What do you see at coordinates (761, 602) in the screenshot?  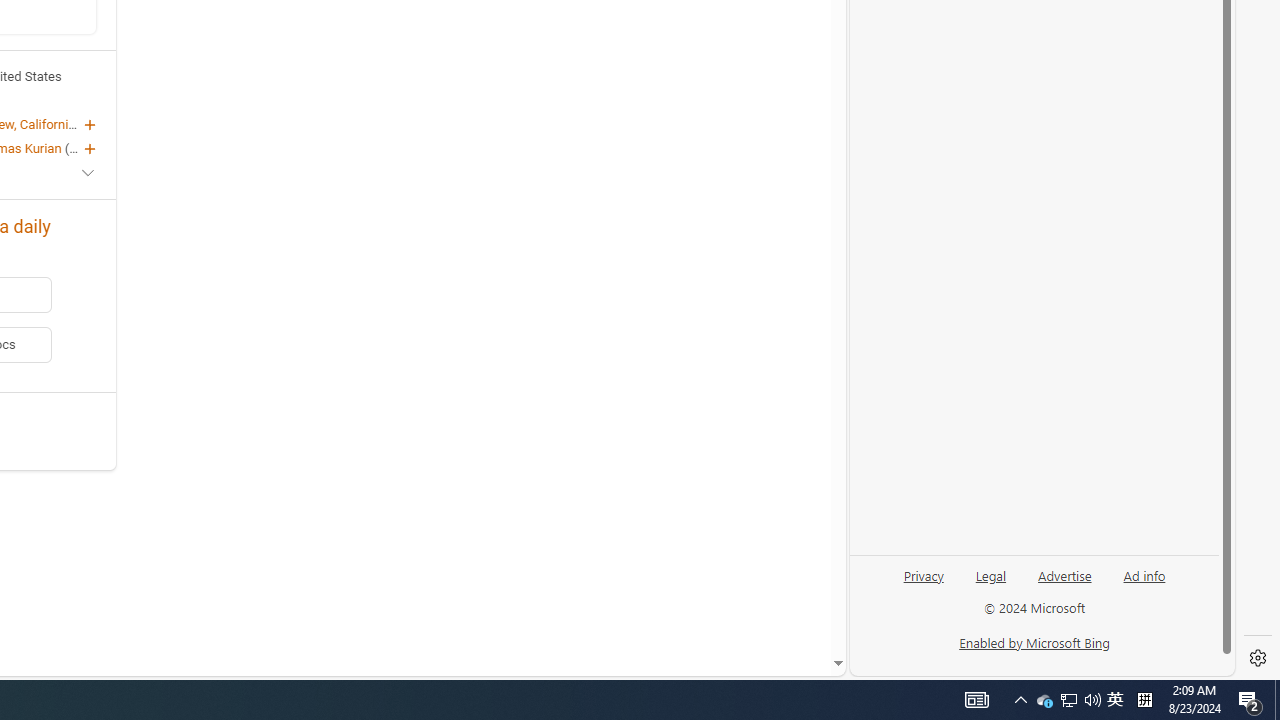 I see `'AutomationID: mfa_root'` at bounding box center [761, 602].